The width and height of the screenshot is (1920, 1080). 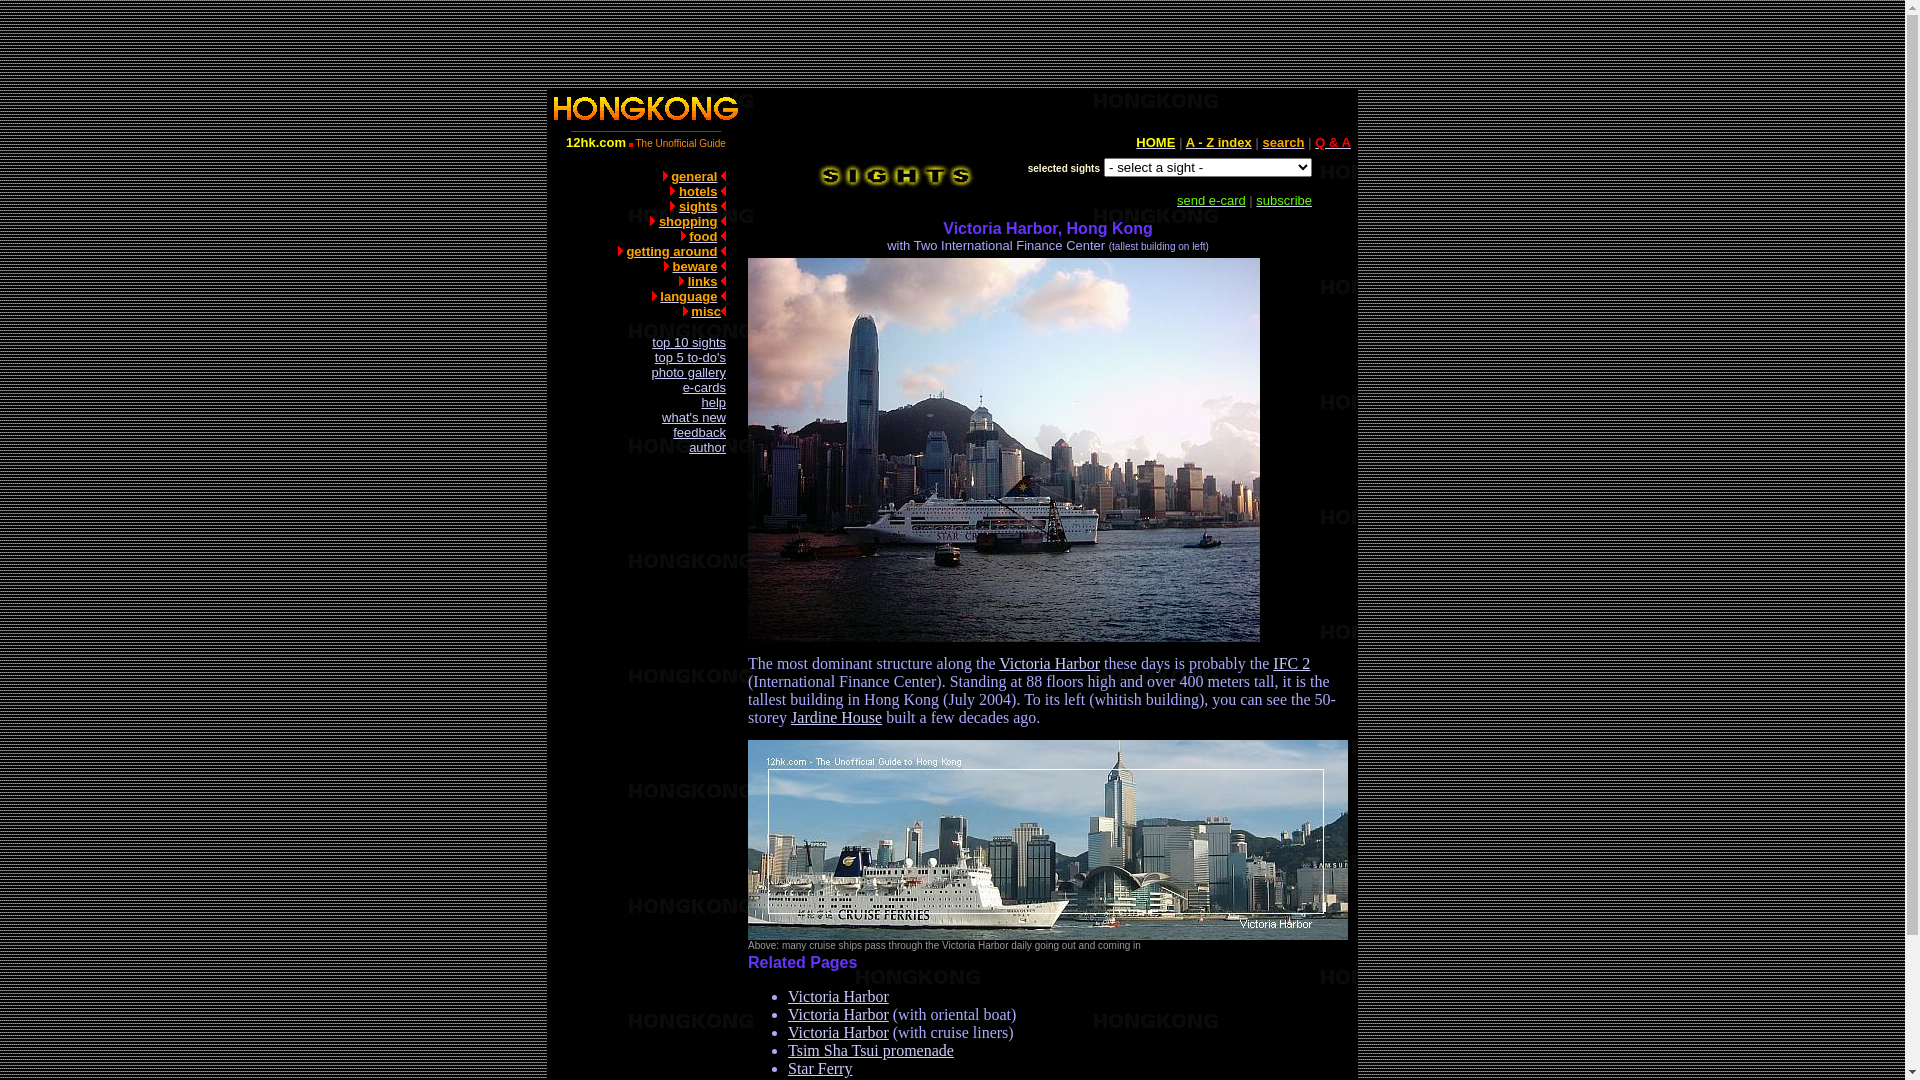 I want to click on 'top 10 sights', so click(x=689, y=341).